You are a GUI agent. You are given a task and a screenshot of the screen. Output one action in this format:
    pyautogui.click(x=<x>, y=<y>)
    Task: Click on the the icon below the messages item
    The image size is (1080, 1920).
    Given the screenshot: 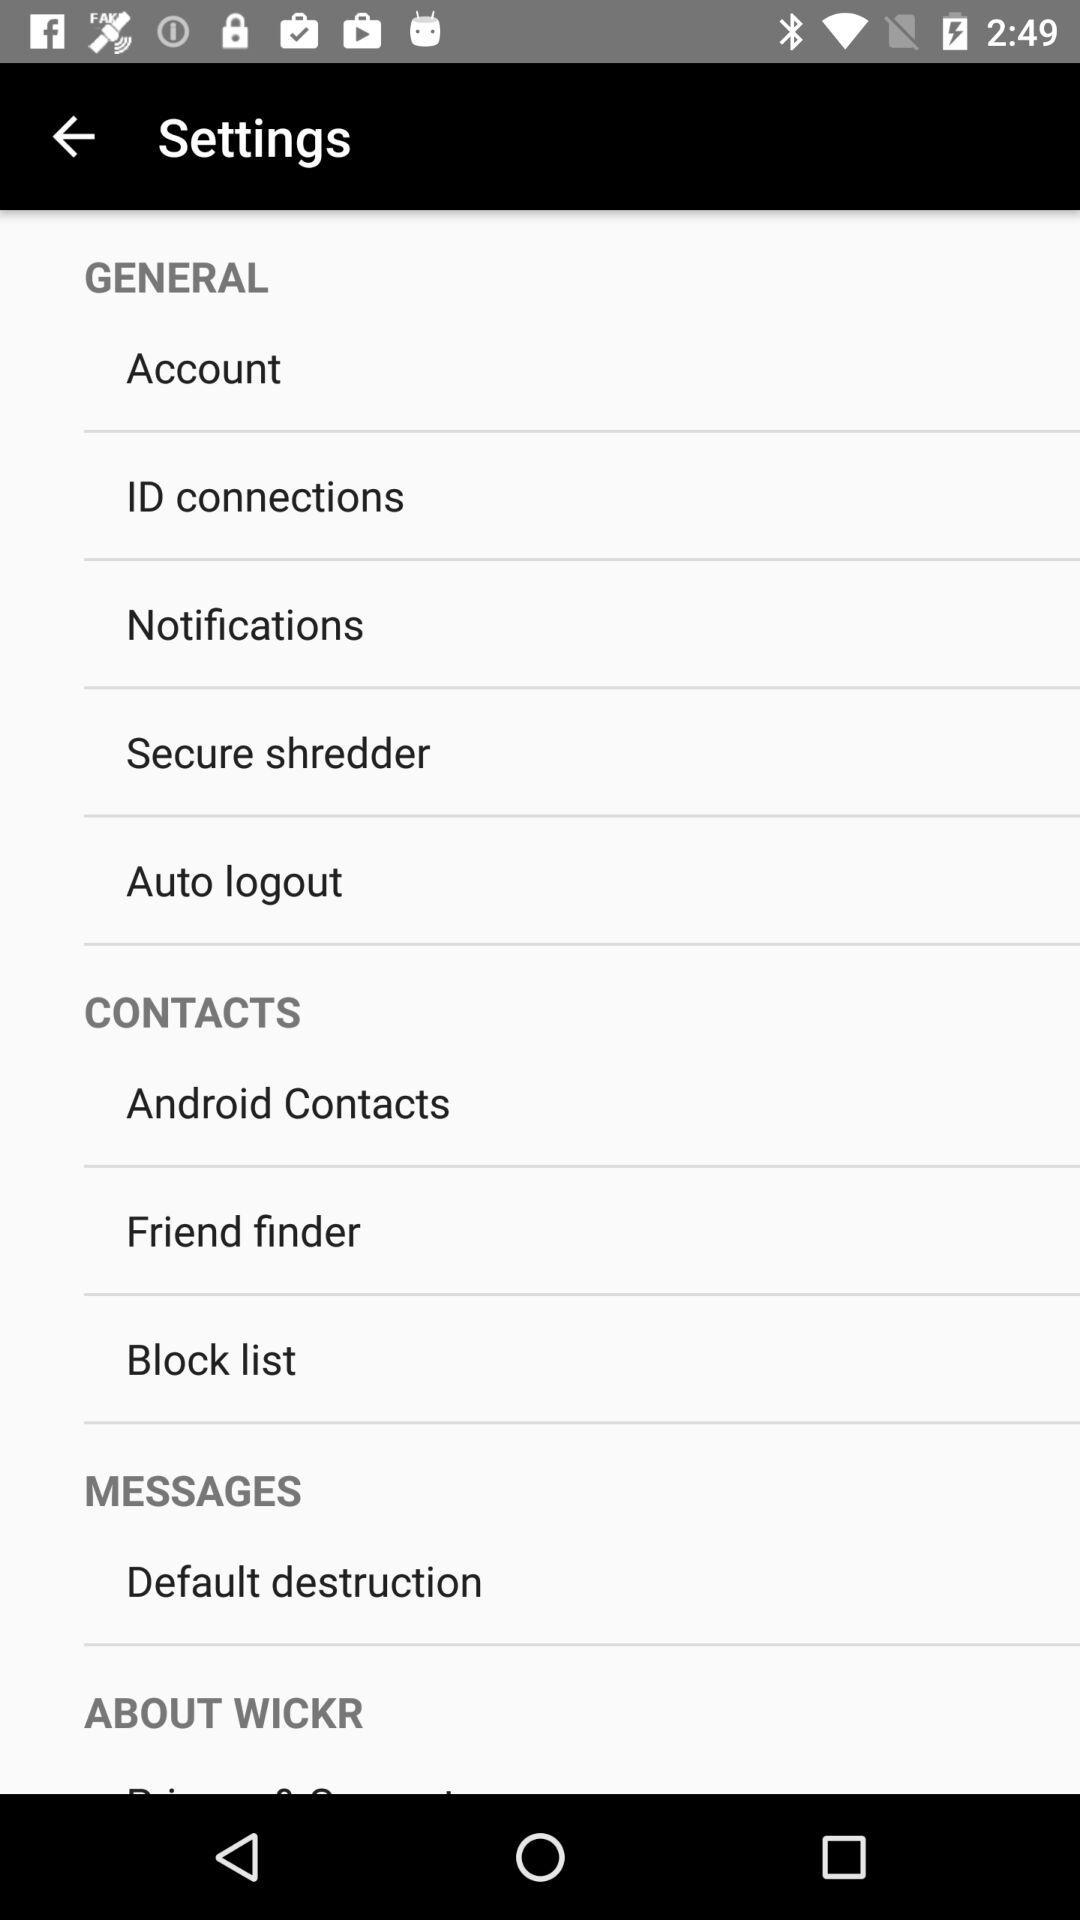 What is the action you would take?
    pyautogui.click(x=582, y=1579)
    